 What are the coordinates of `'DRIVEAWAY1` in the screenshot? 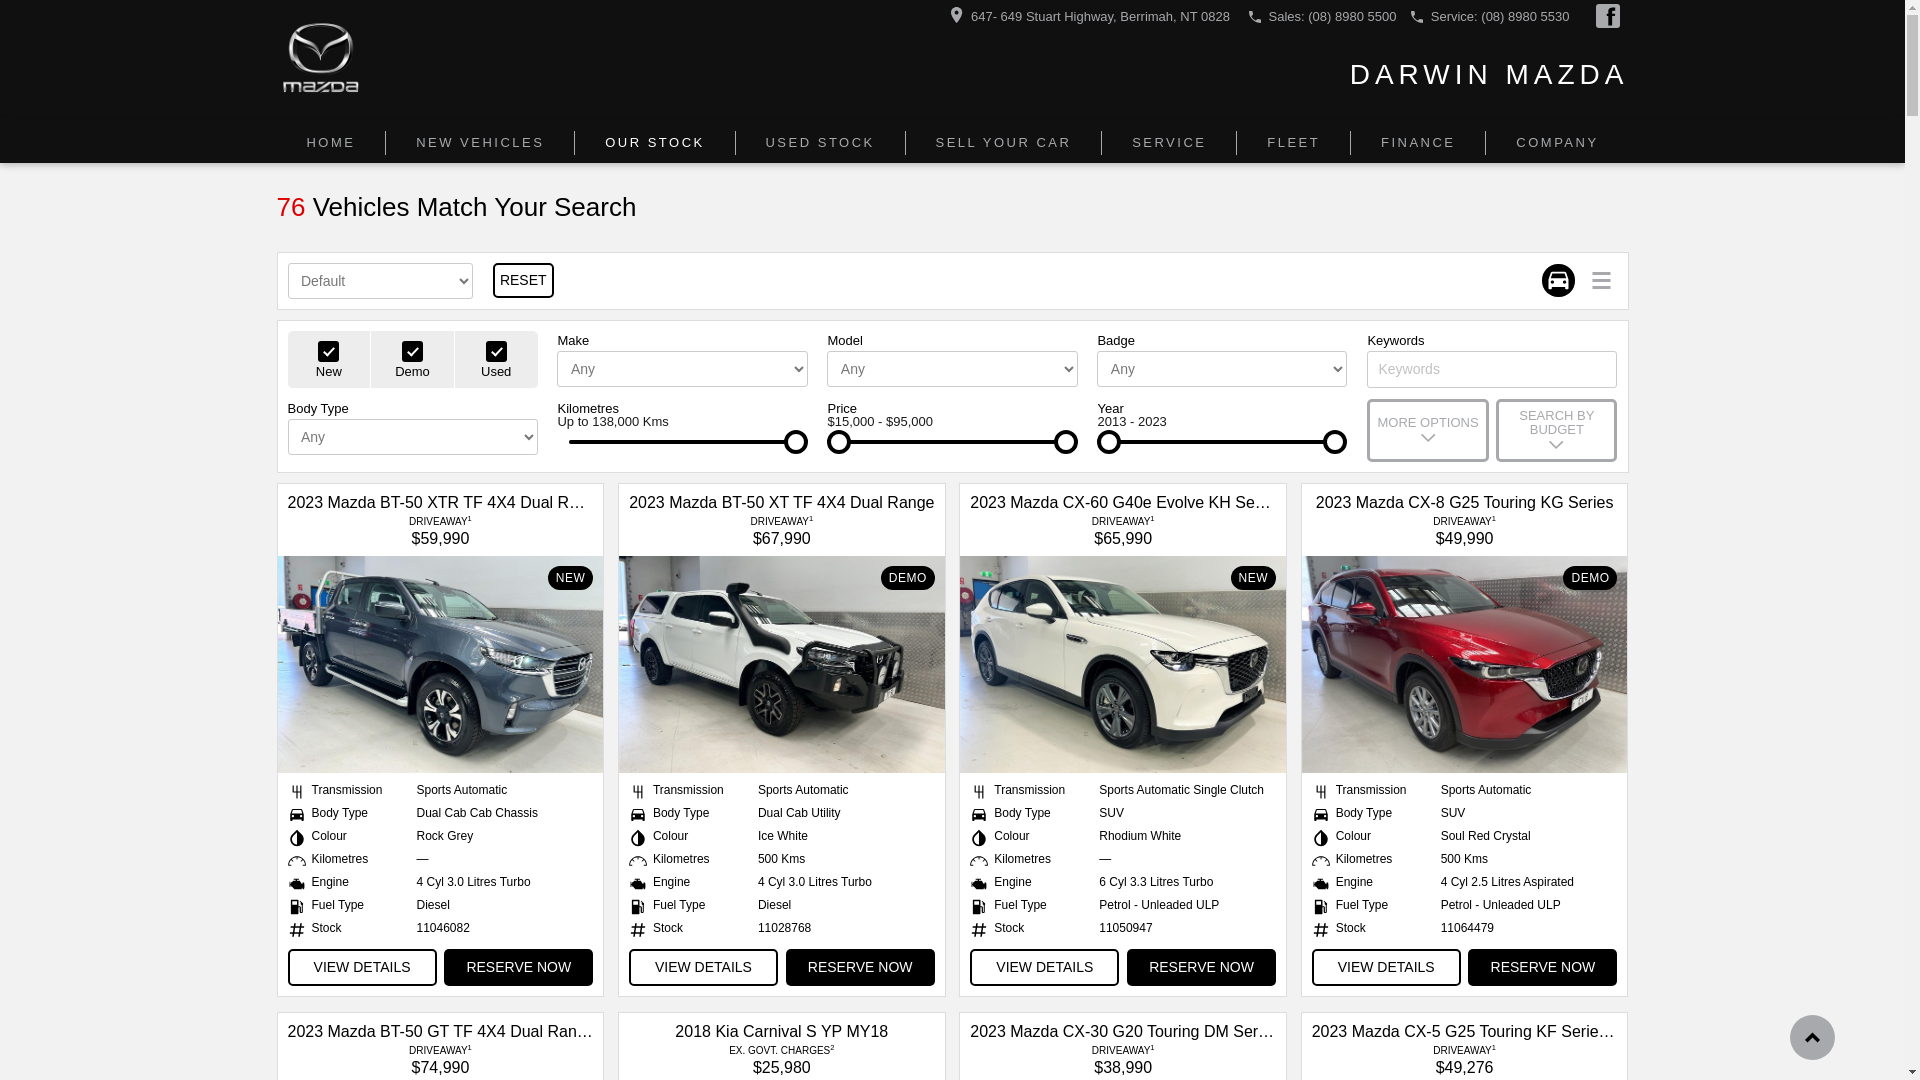 It's located at (780, 527).